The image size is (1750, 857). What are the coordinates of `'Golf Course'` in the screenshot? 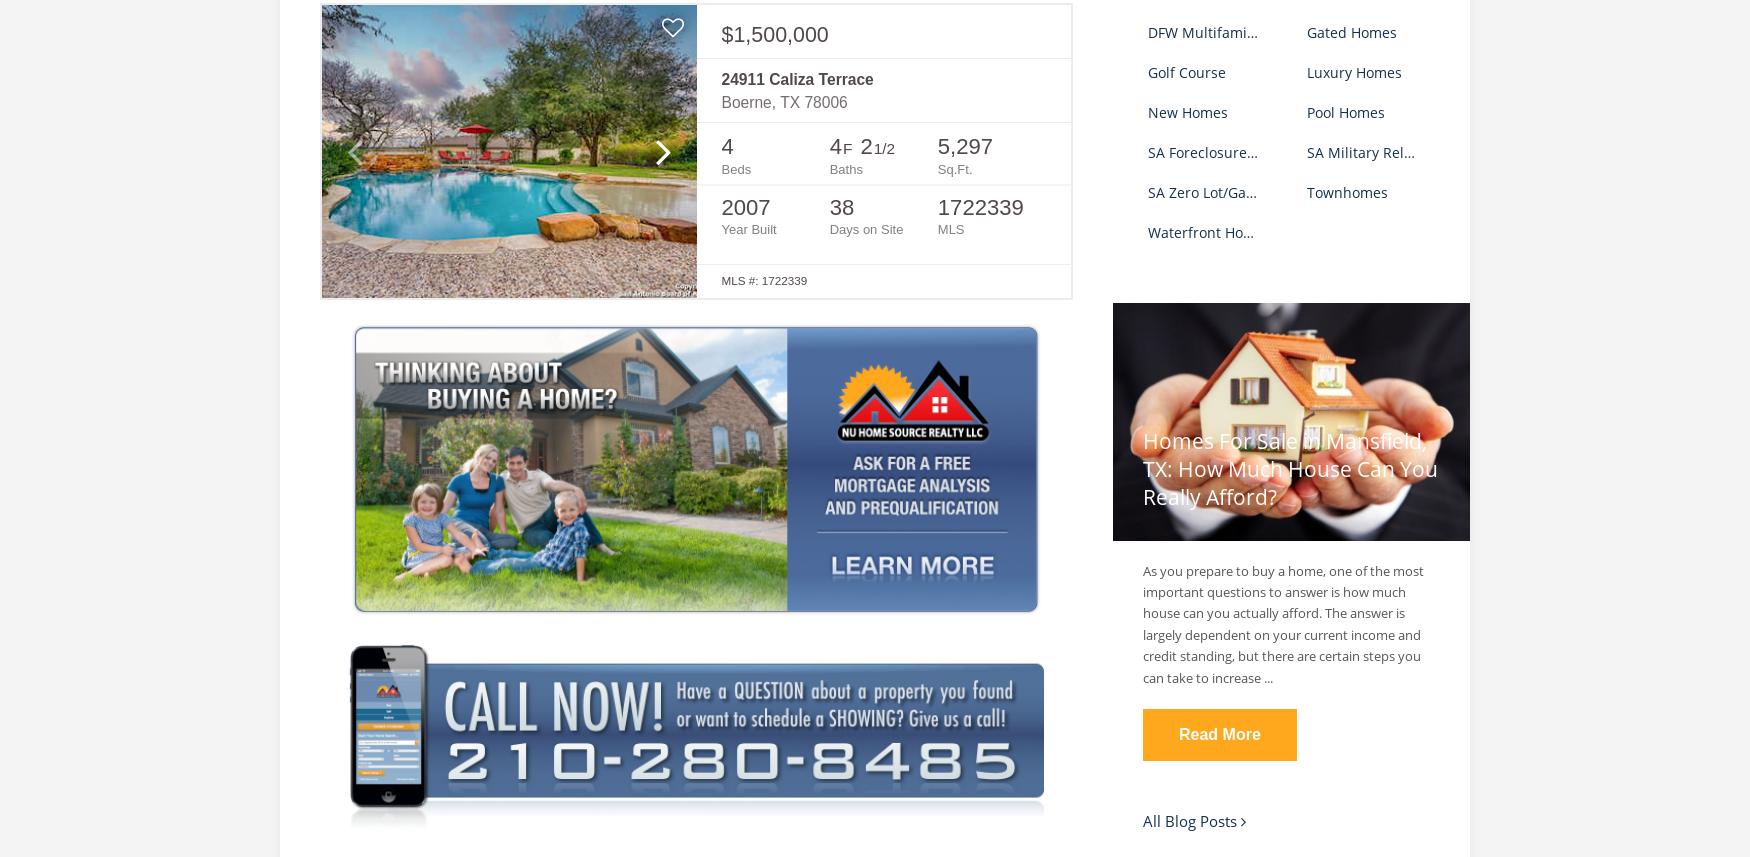 It's located at (1186, 70).